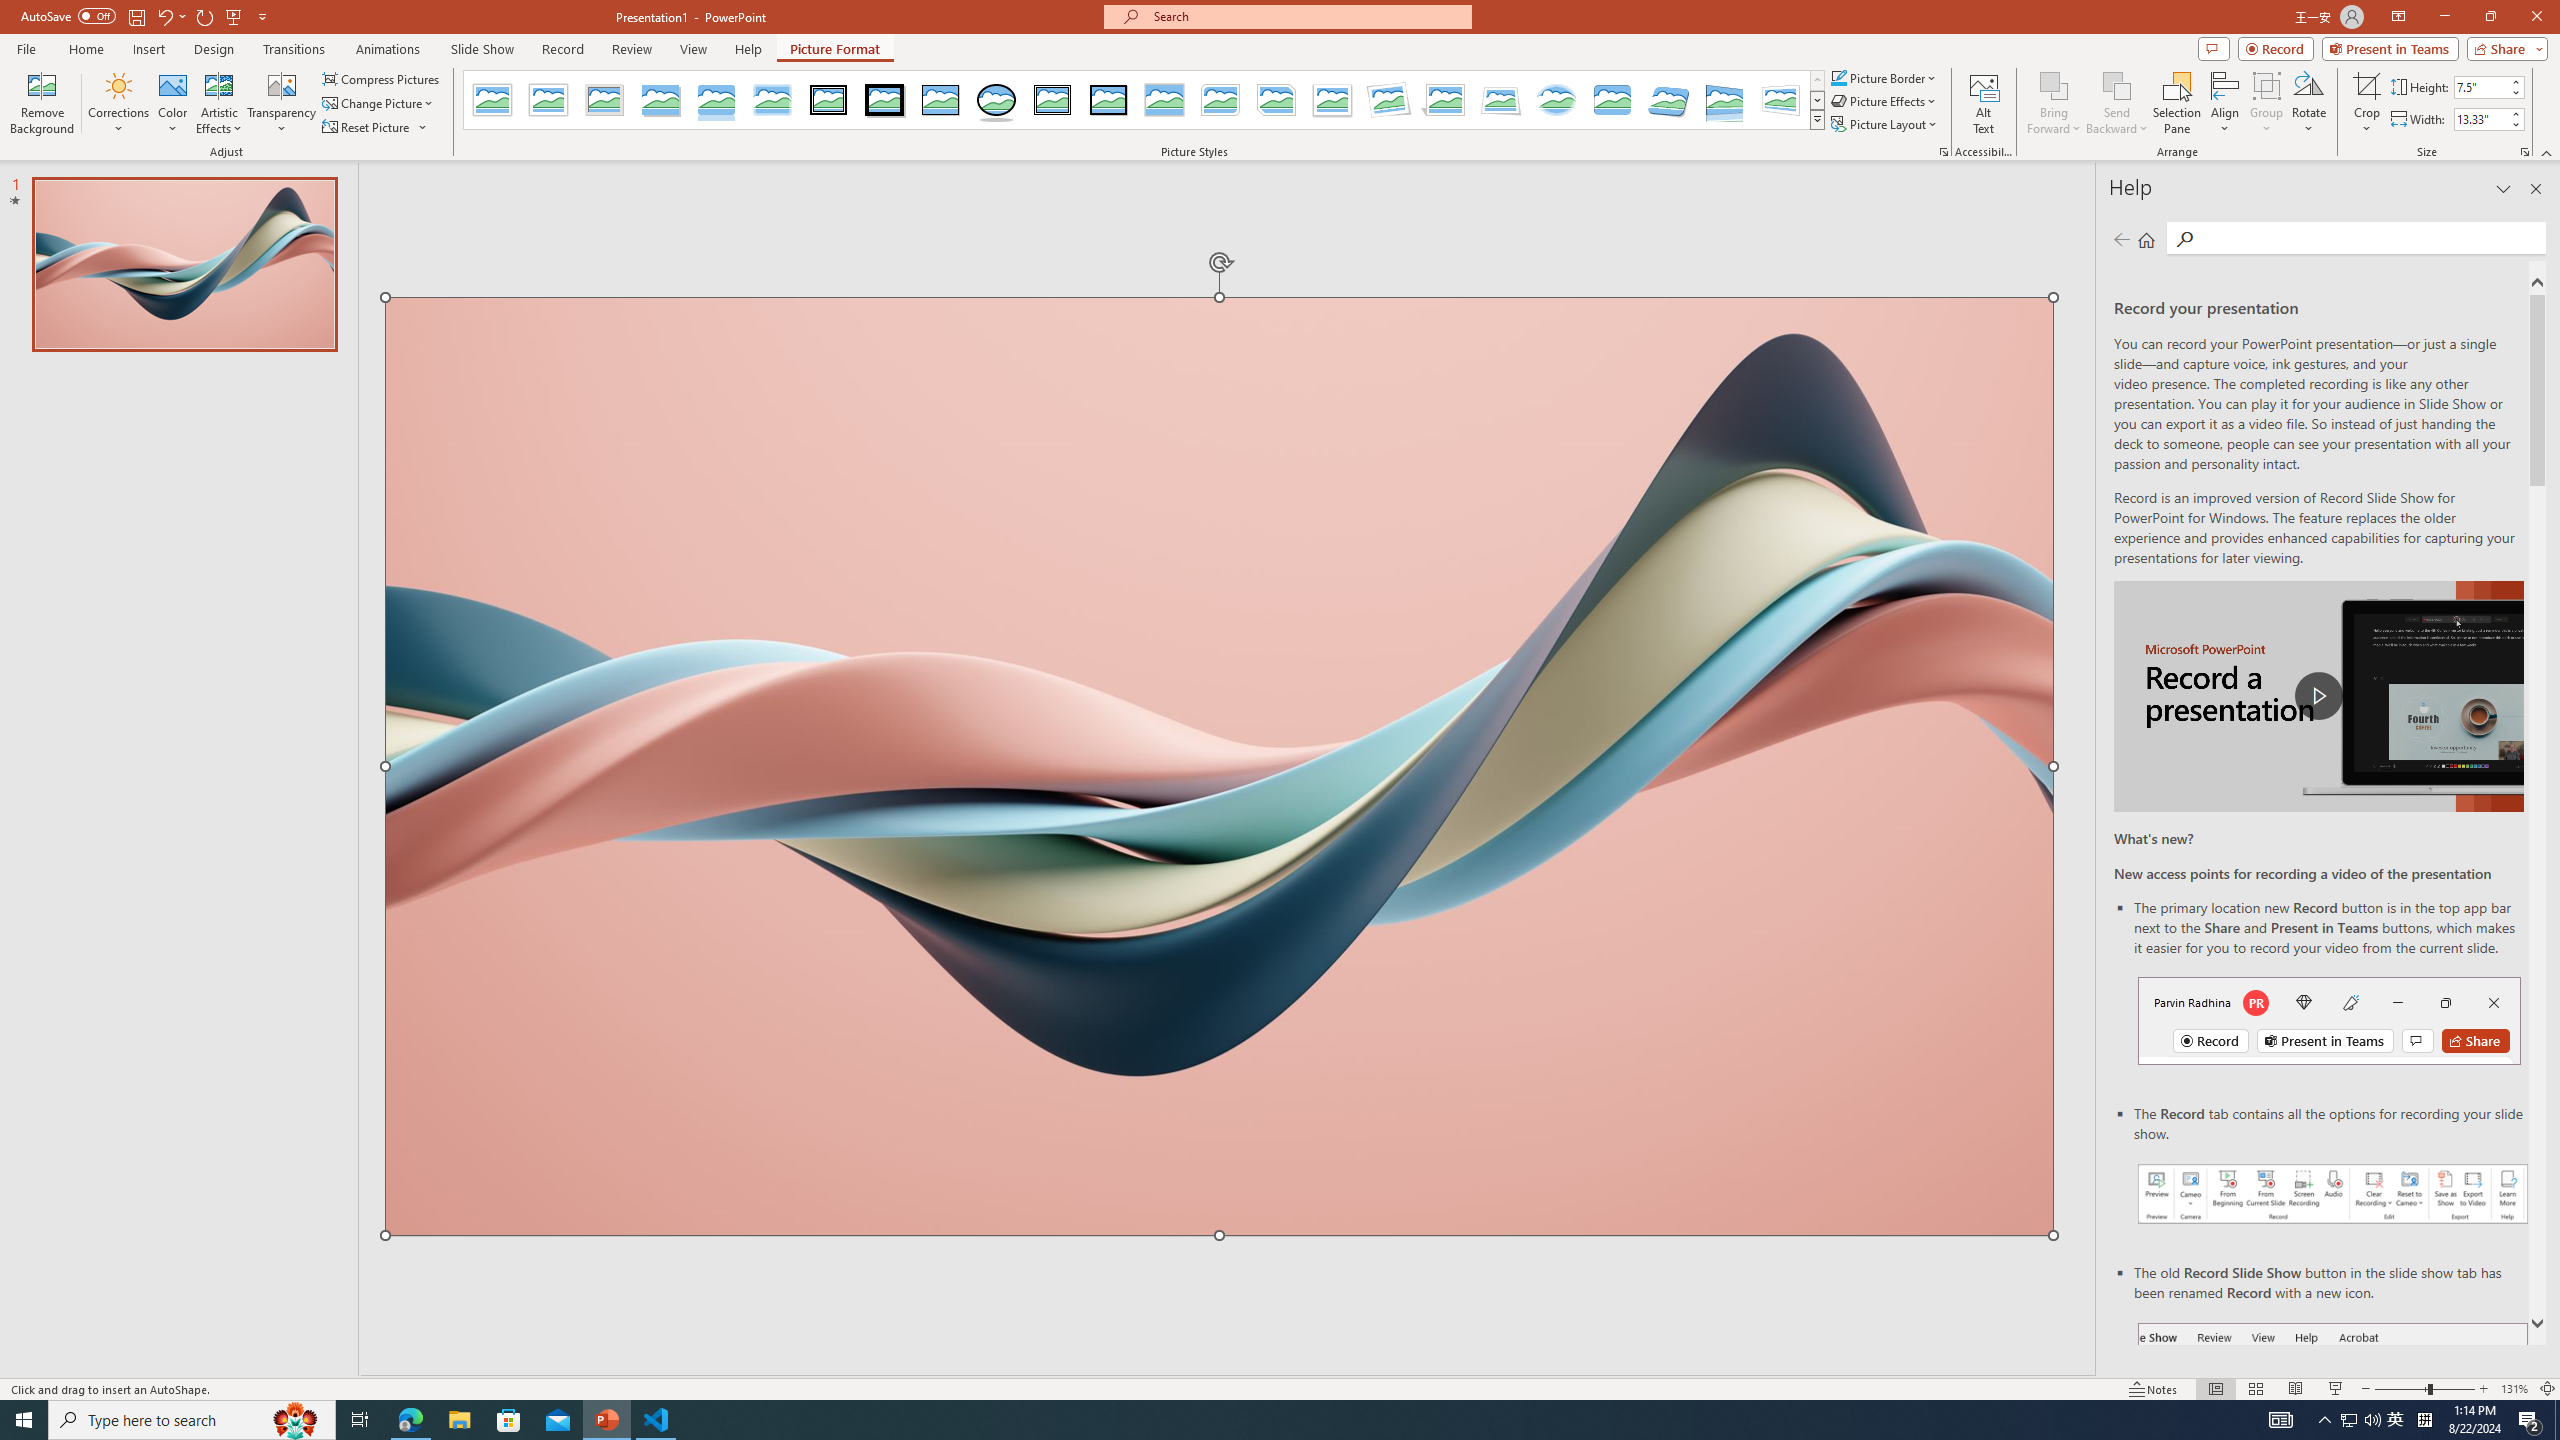 Image resolution: width=2560 pixels, height=1440 pixels. I want to click on 'Crop', so click(2365, 84).